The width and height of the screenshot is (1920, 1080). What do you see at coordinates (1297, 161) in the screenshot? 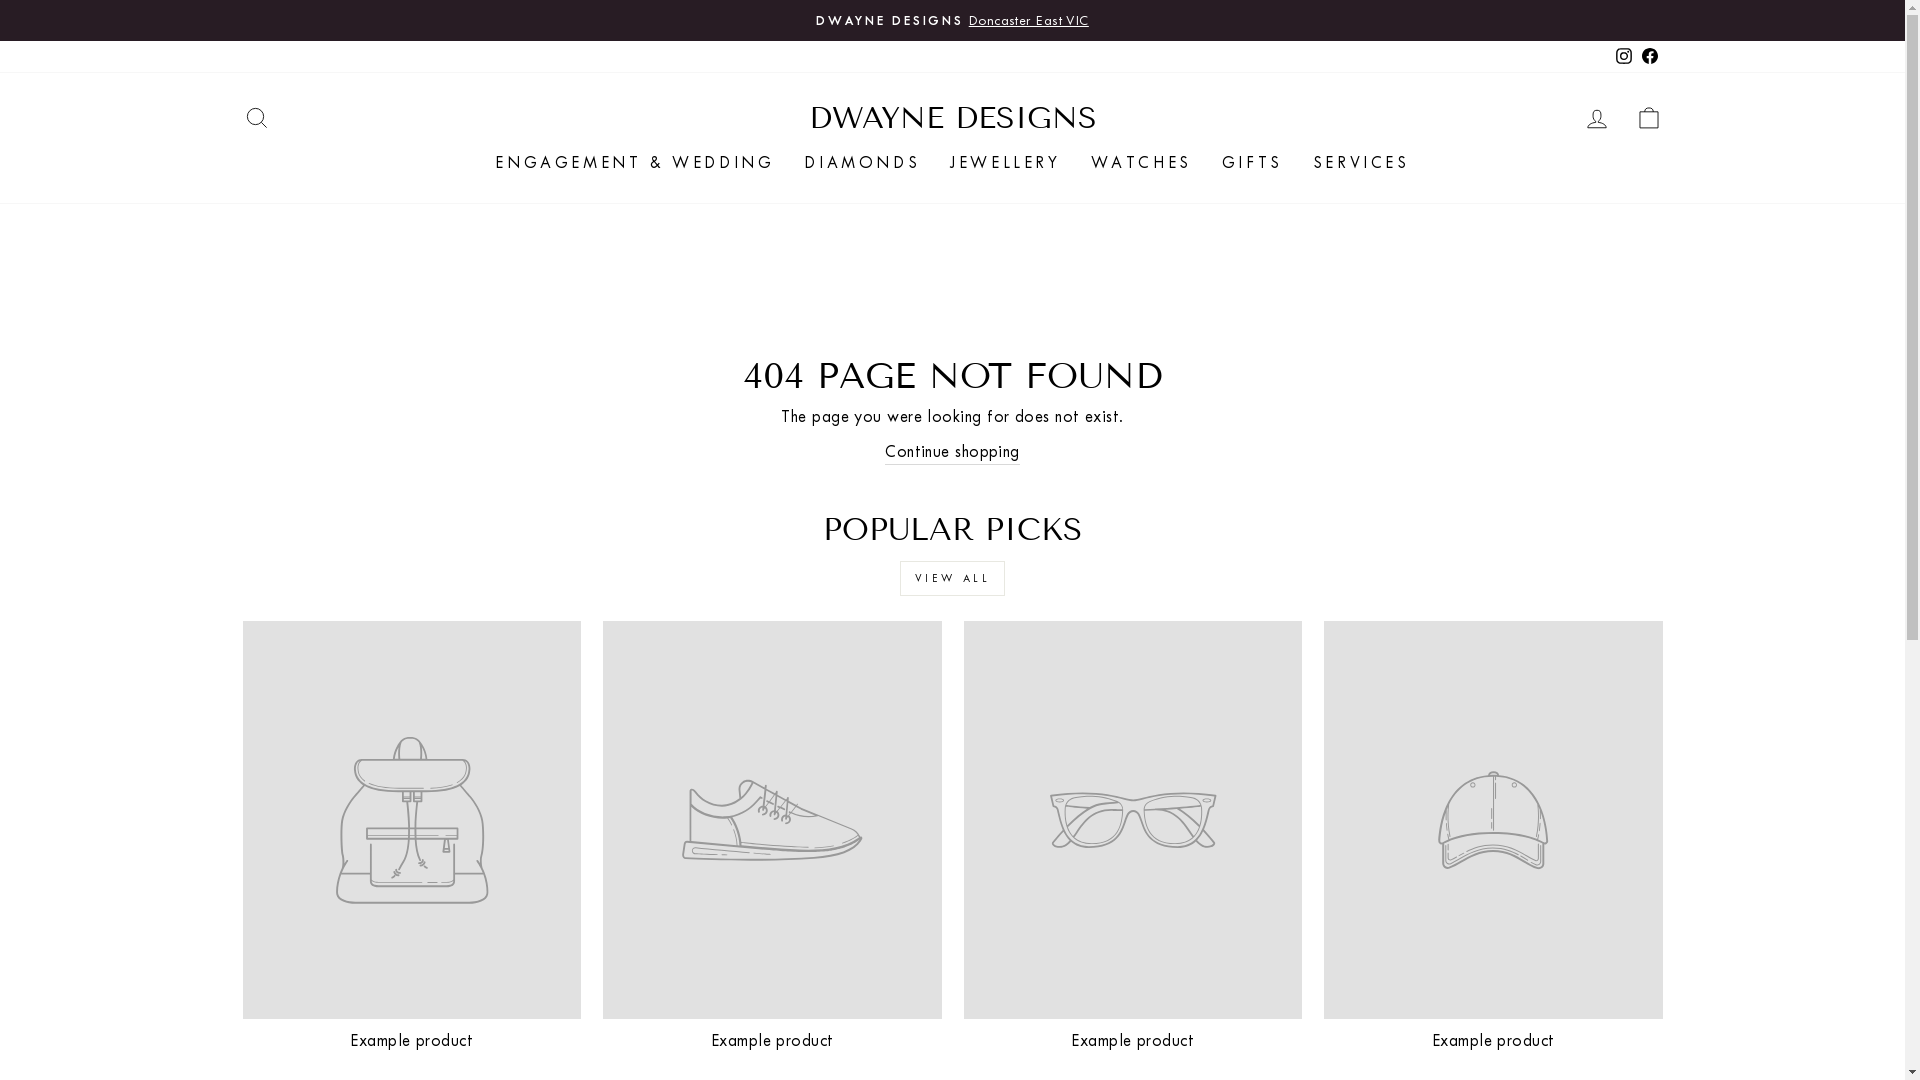
I see `'SERVICES'` at bounding box center [1297, 161].